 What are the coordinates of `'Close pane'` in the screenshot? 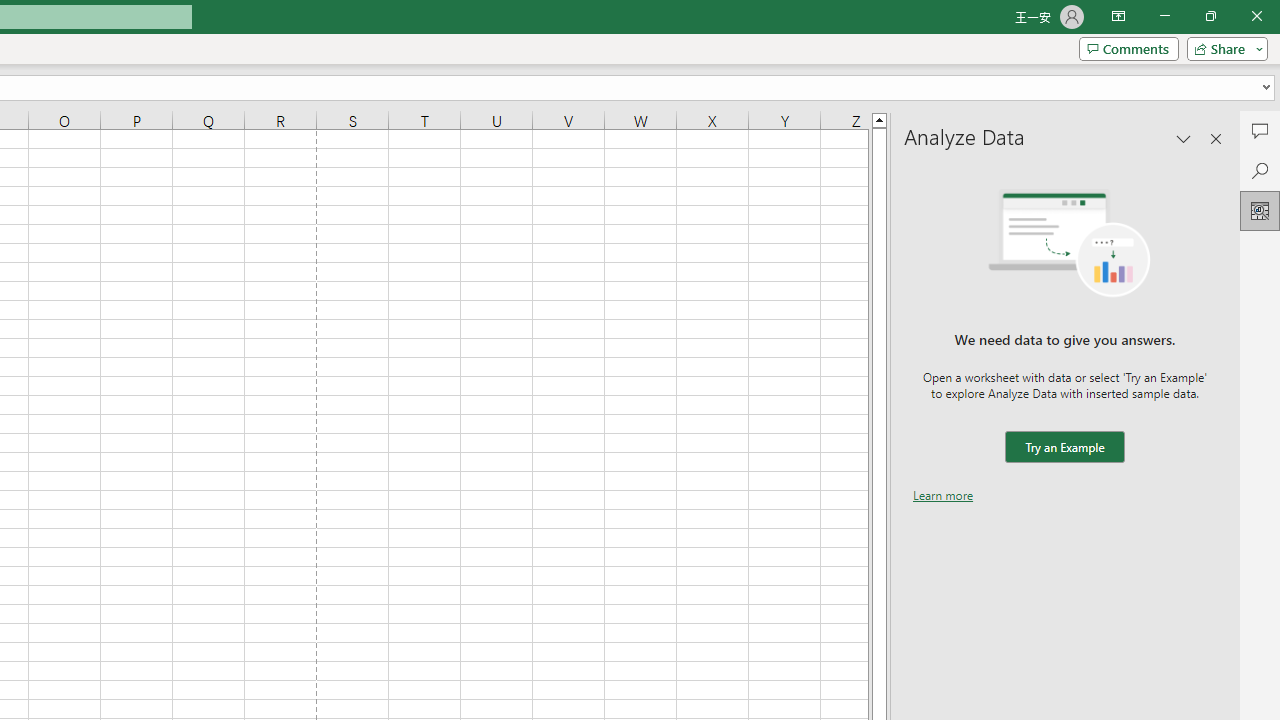 It's located at (1215, 137).